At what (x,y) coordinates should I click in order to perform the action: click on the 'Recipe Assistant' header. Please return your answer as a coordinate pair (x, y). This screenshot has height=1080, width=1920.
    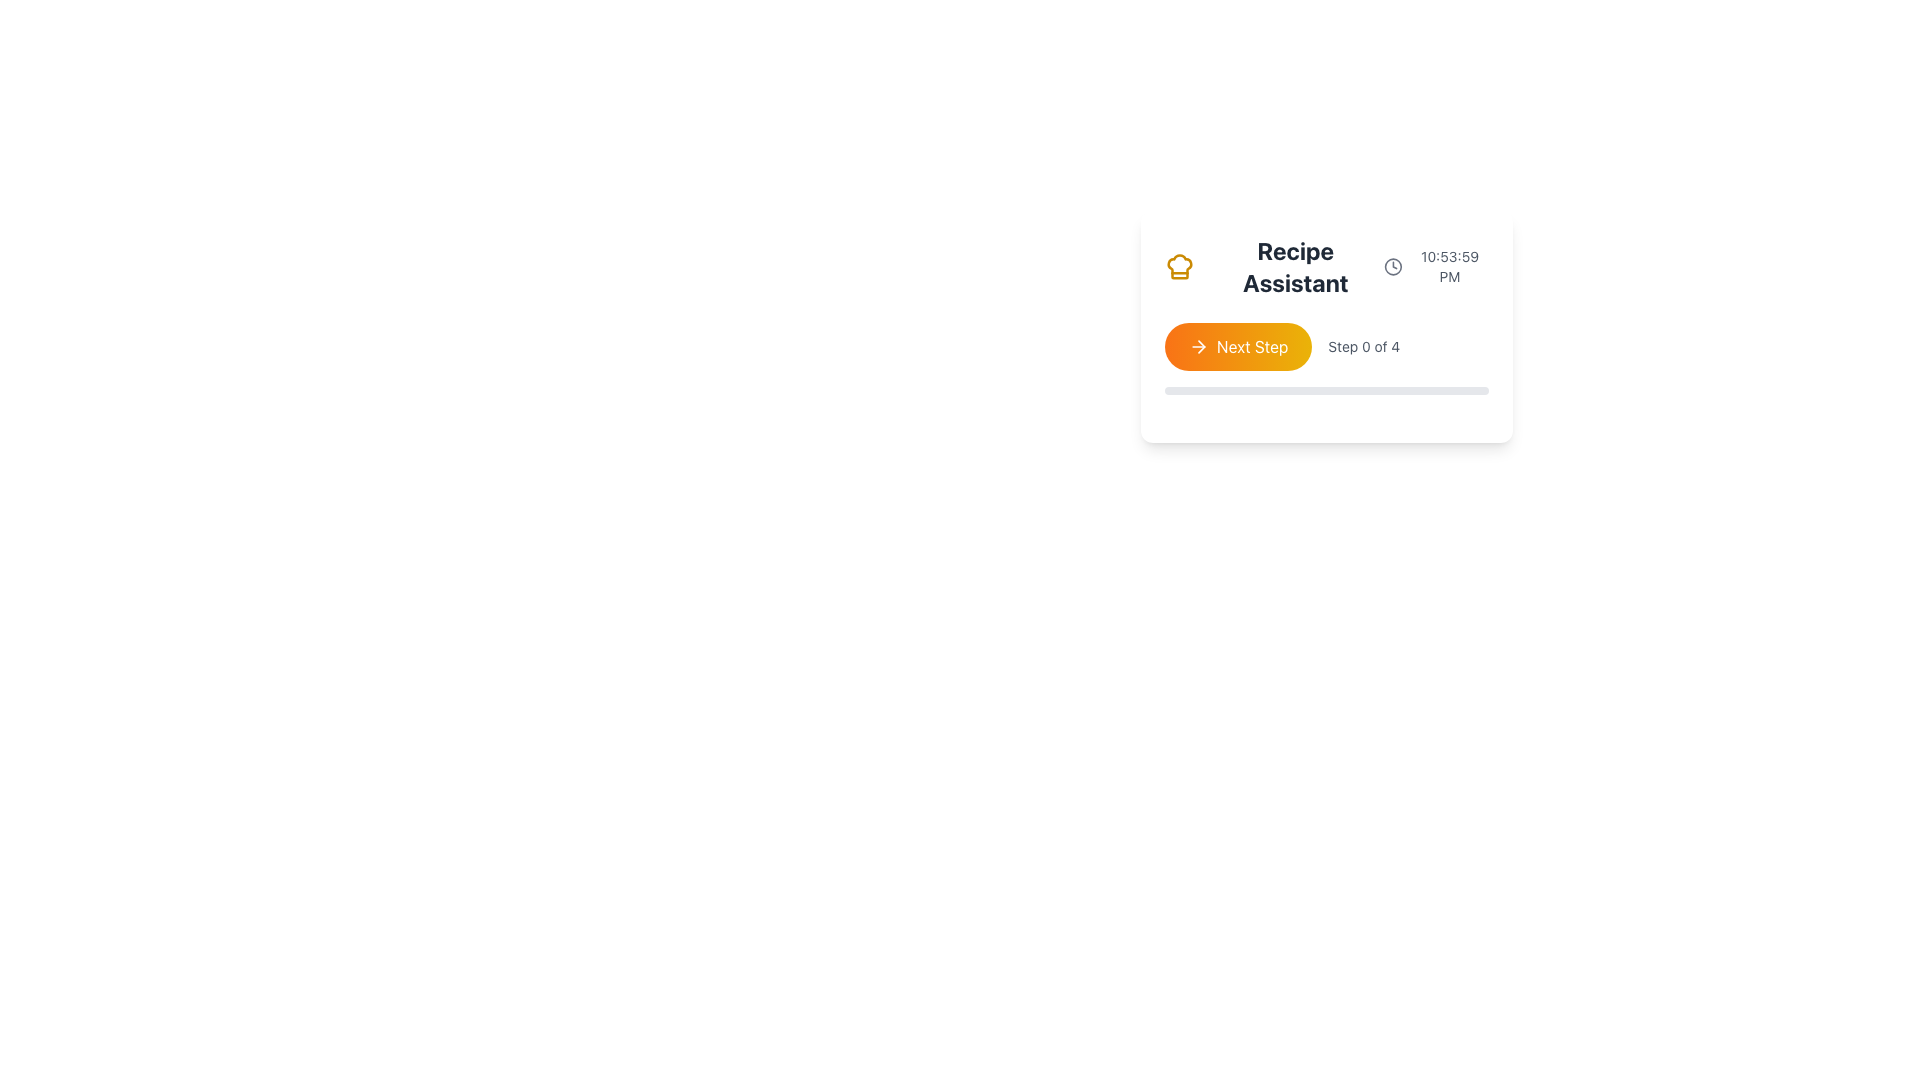
    Looking at the image, I should click on (1326, 265).